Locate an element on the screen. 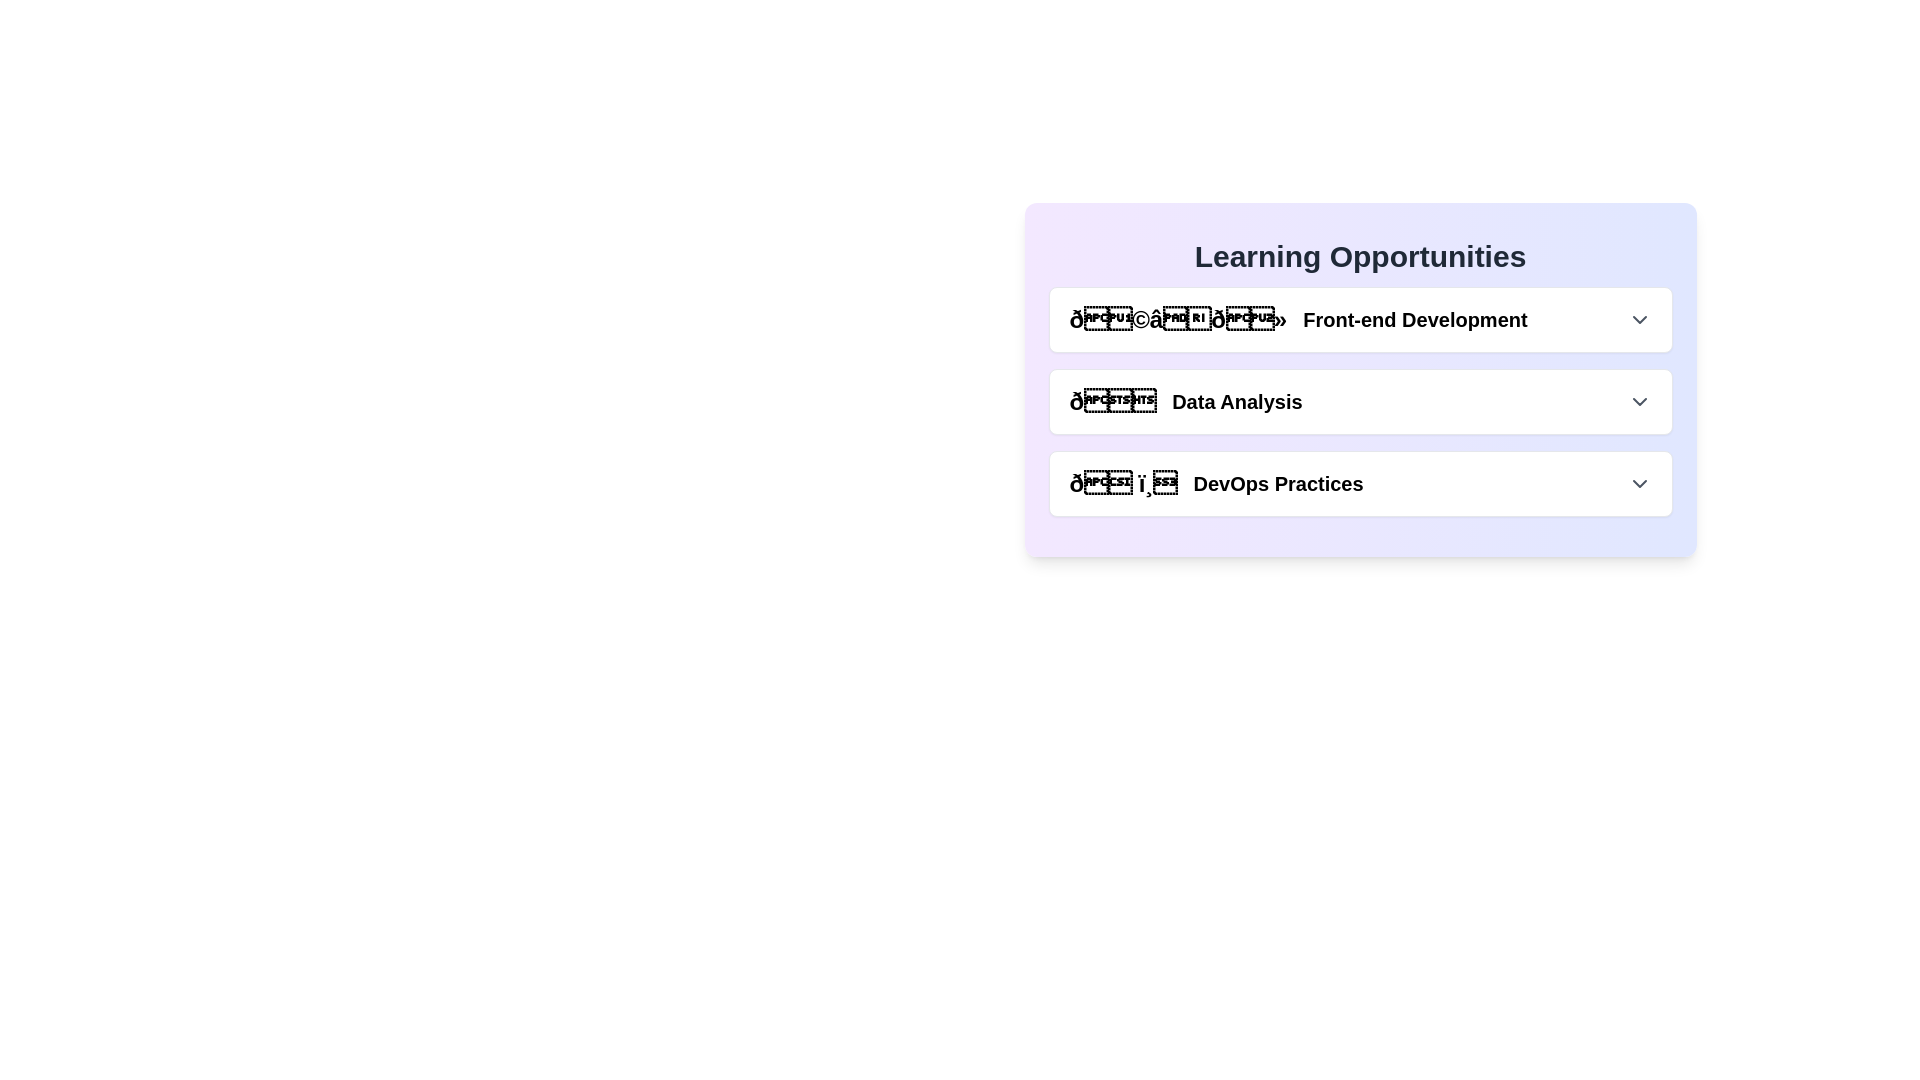  the graphic icon representing 'Front-end Development', which is styled with a 'text-2xl' class and positioned at the beginning of the list item is located at coordinates (1178, 319).